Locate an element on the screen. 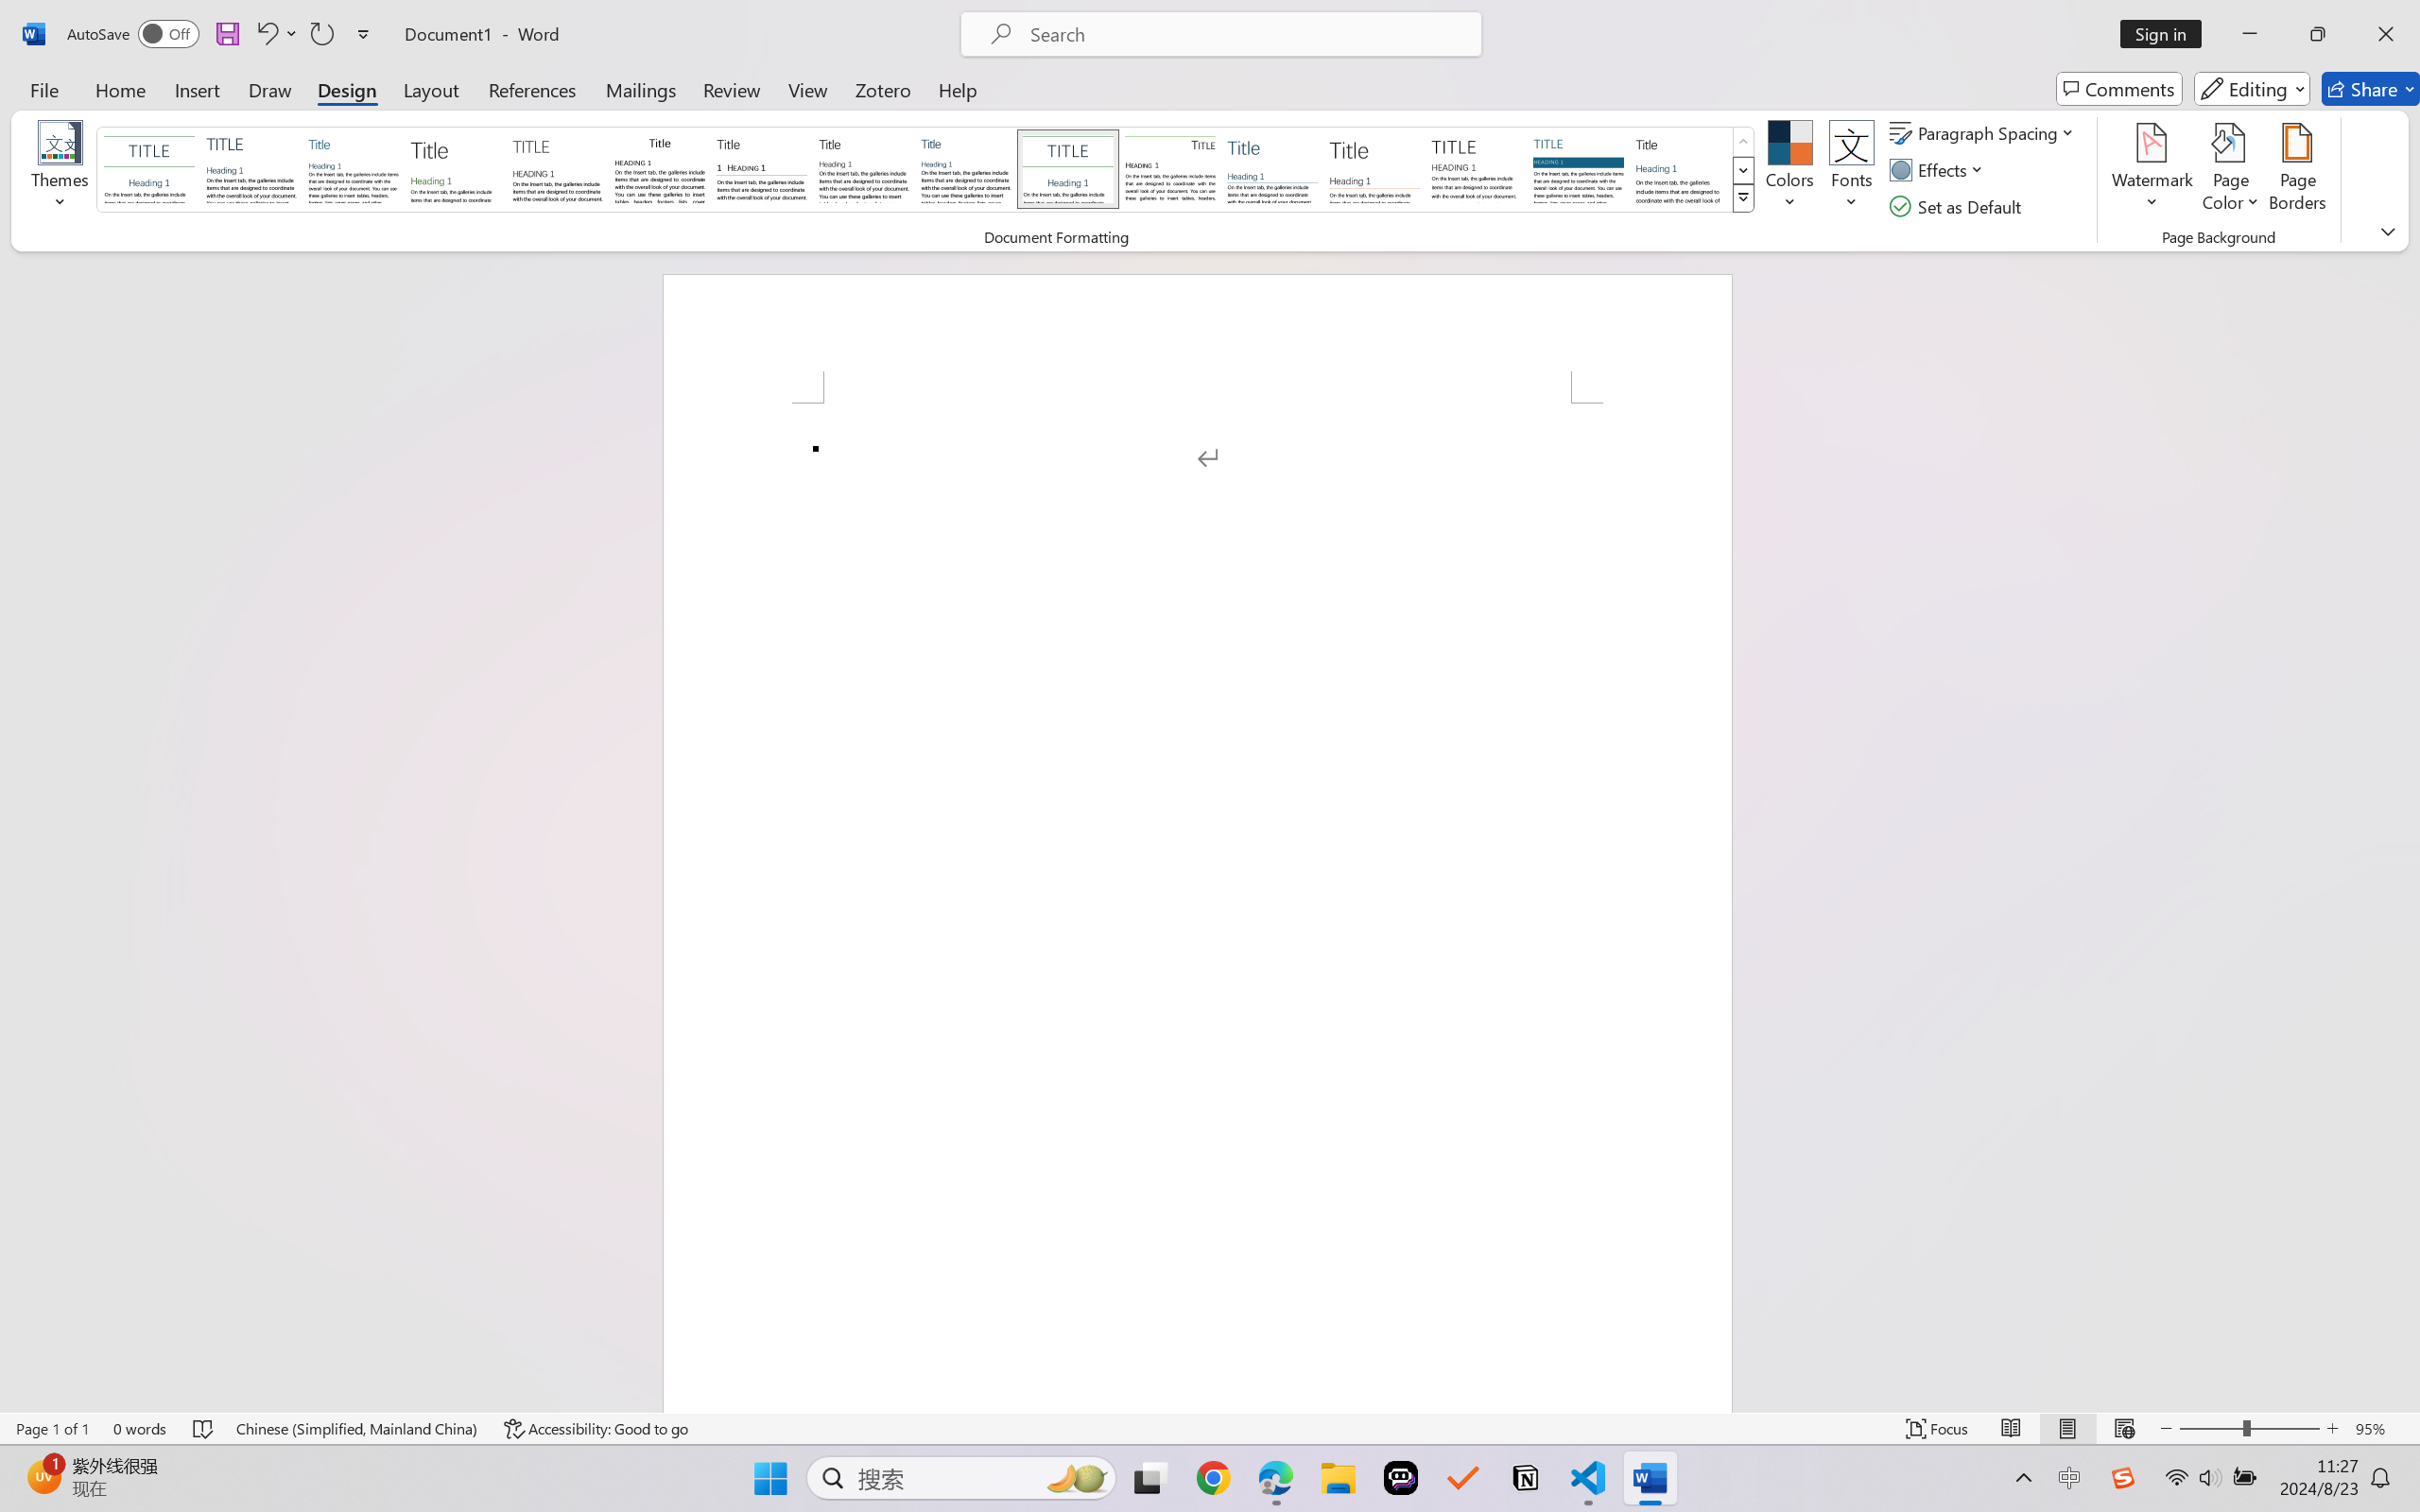 This screenshot has width=2420, height=1512. 'Black & White (Numbered)' is located at coordinates (762, 168).